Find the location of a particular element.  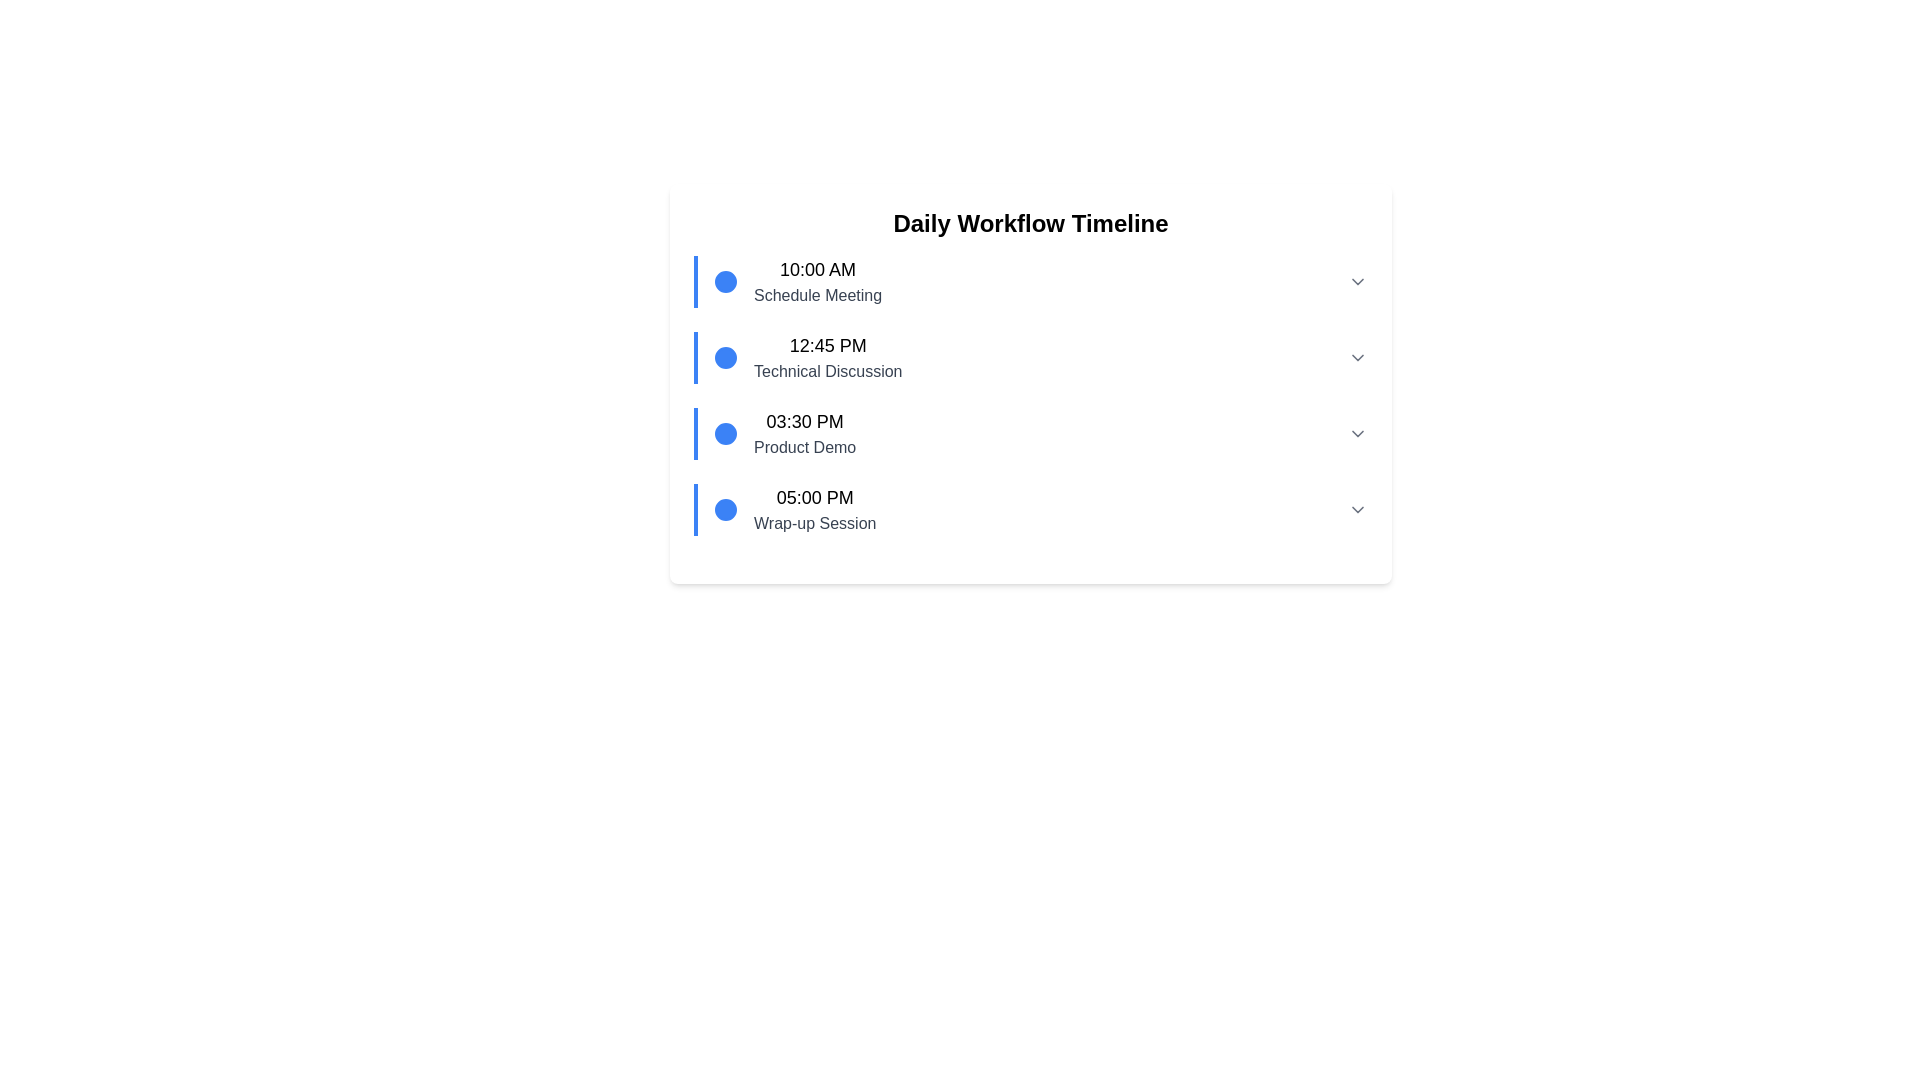

the third circular marker in the timeline, which is positioned to the left of '03:30 PM' and 'Product Demo' is located at coordinates (724, 433).